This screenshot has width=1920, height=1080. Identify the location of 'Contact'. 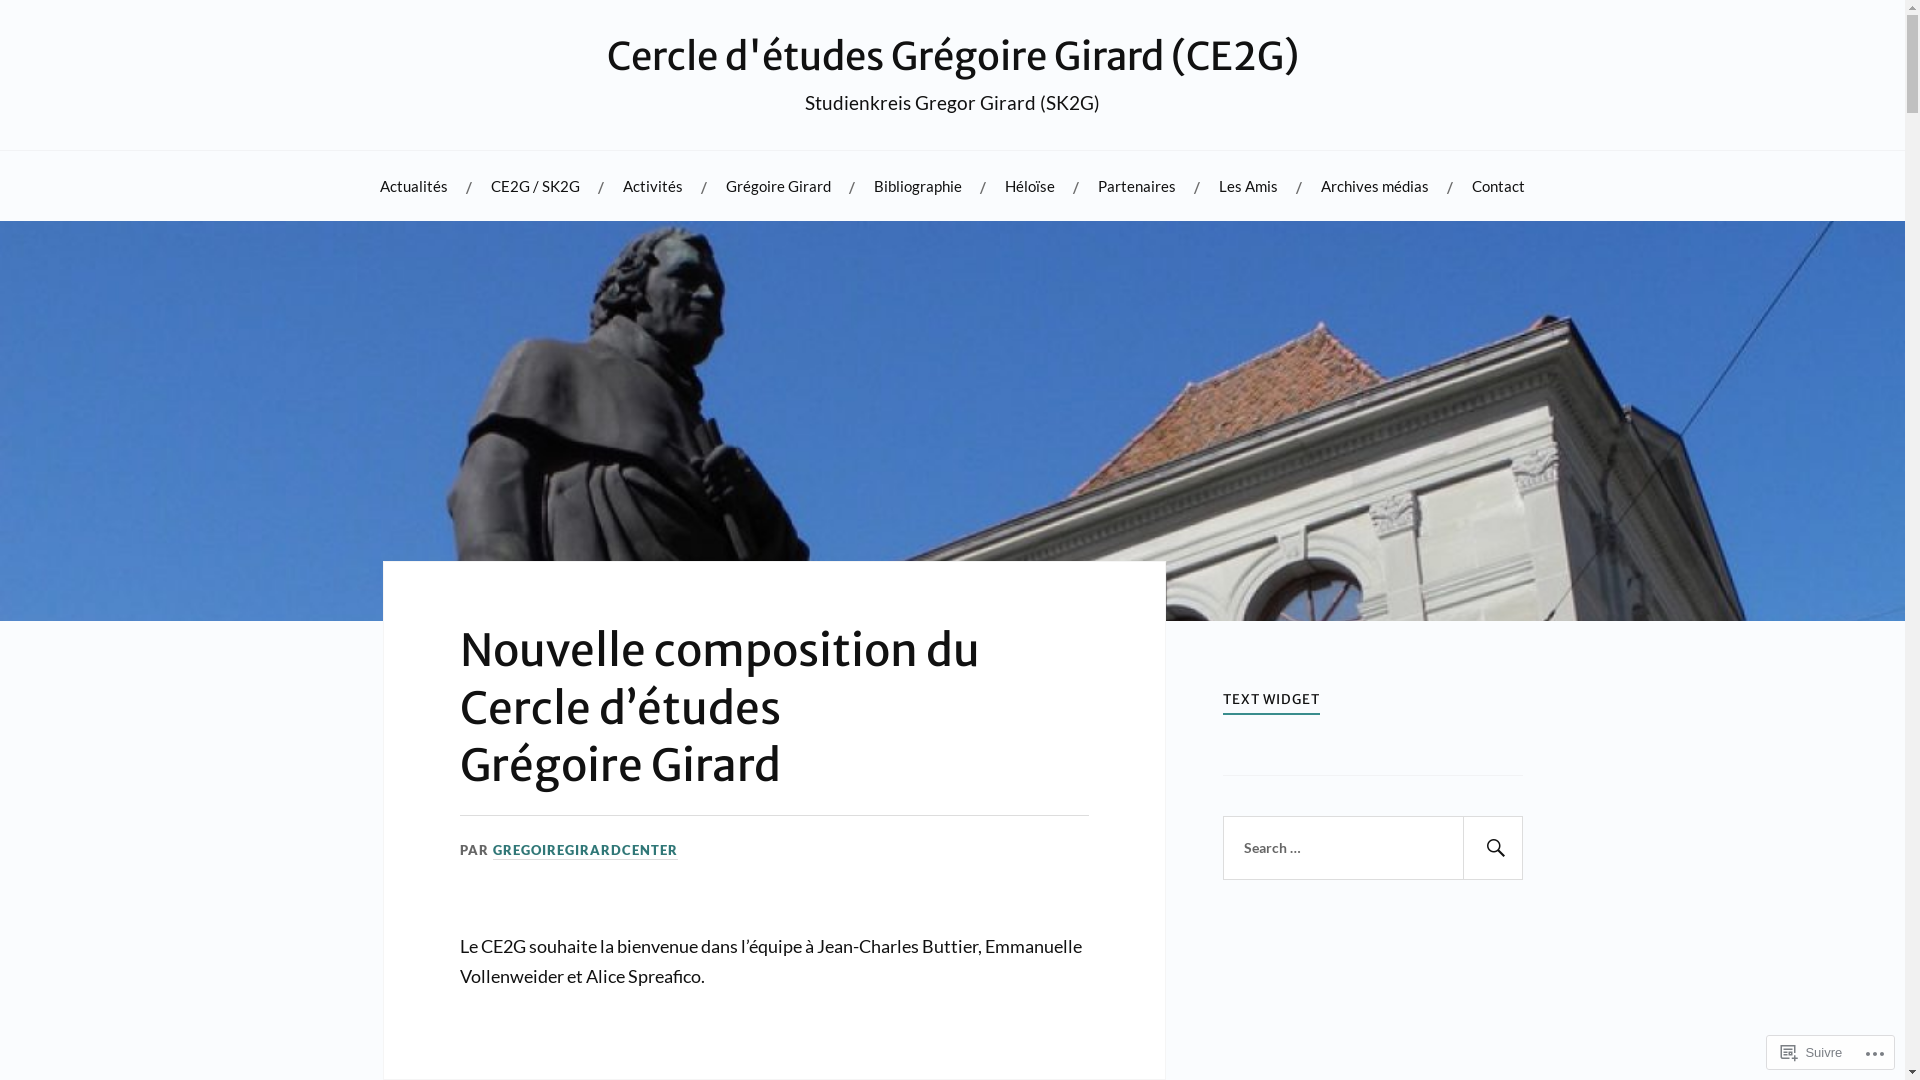
(1498, 185).